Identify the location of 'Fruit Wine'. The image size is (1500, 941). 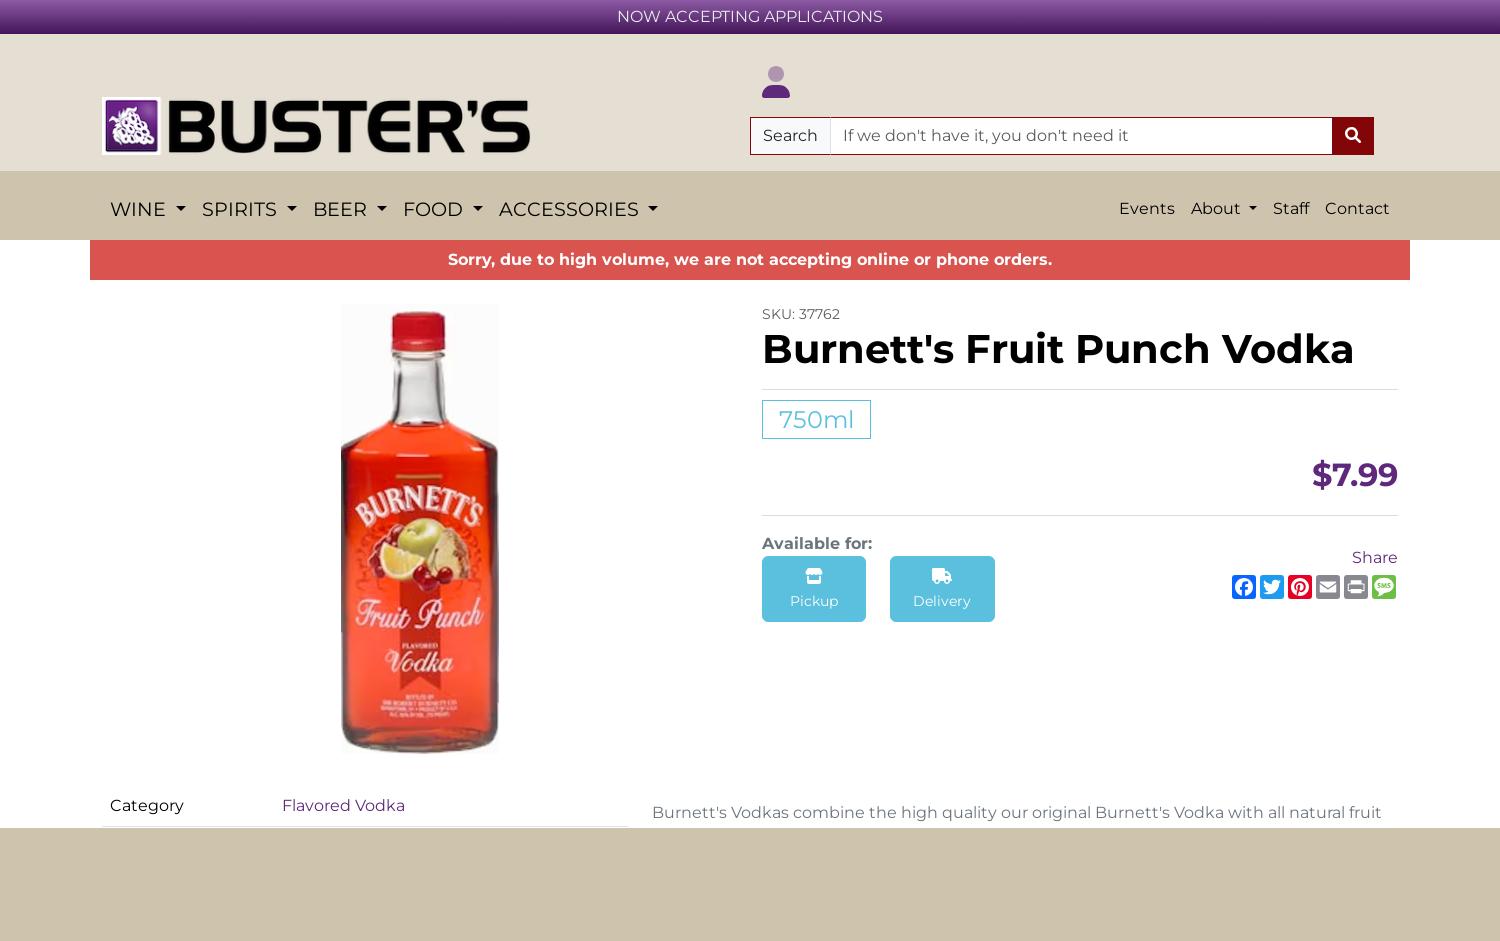
(101, 704).